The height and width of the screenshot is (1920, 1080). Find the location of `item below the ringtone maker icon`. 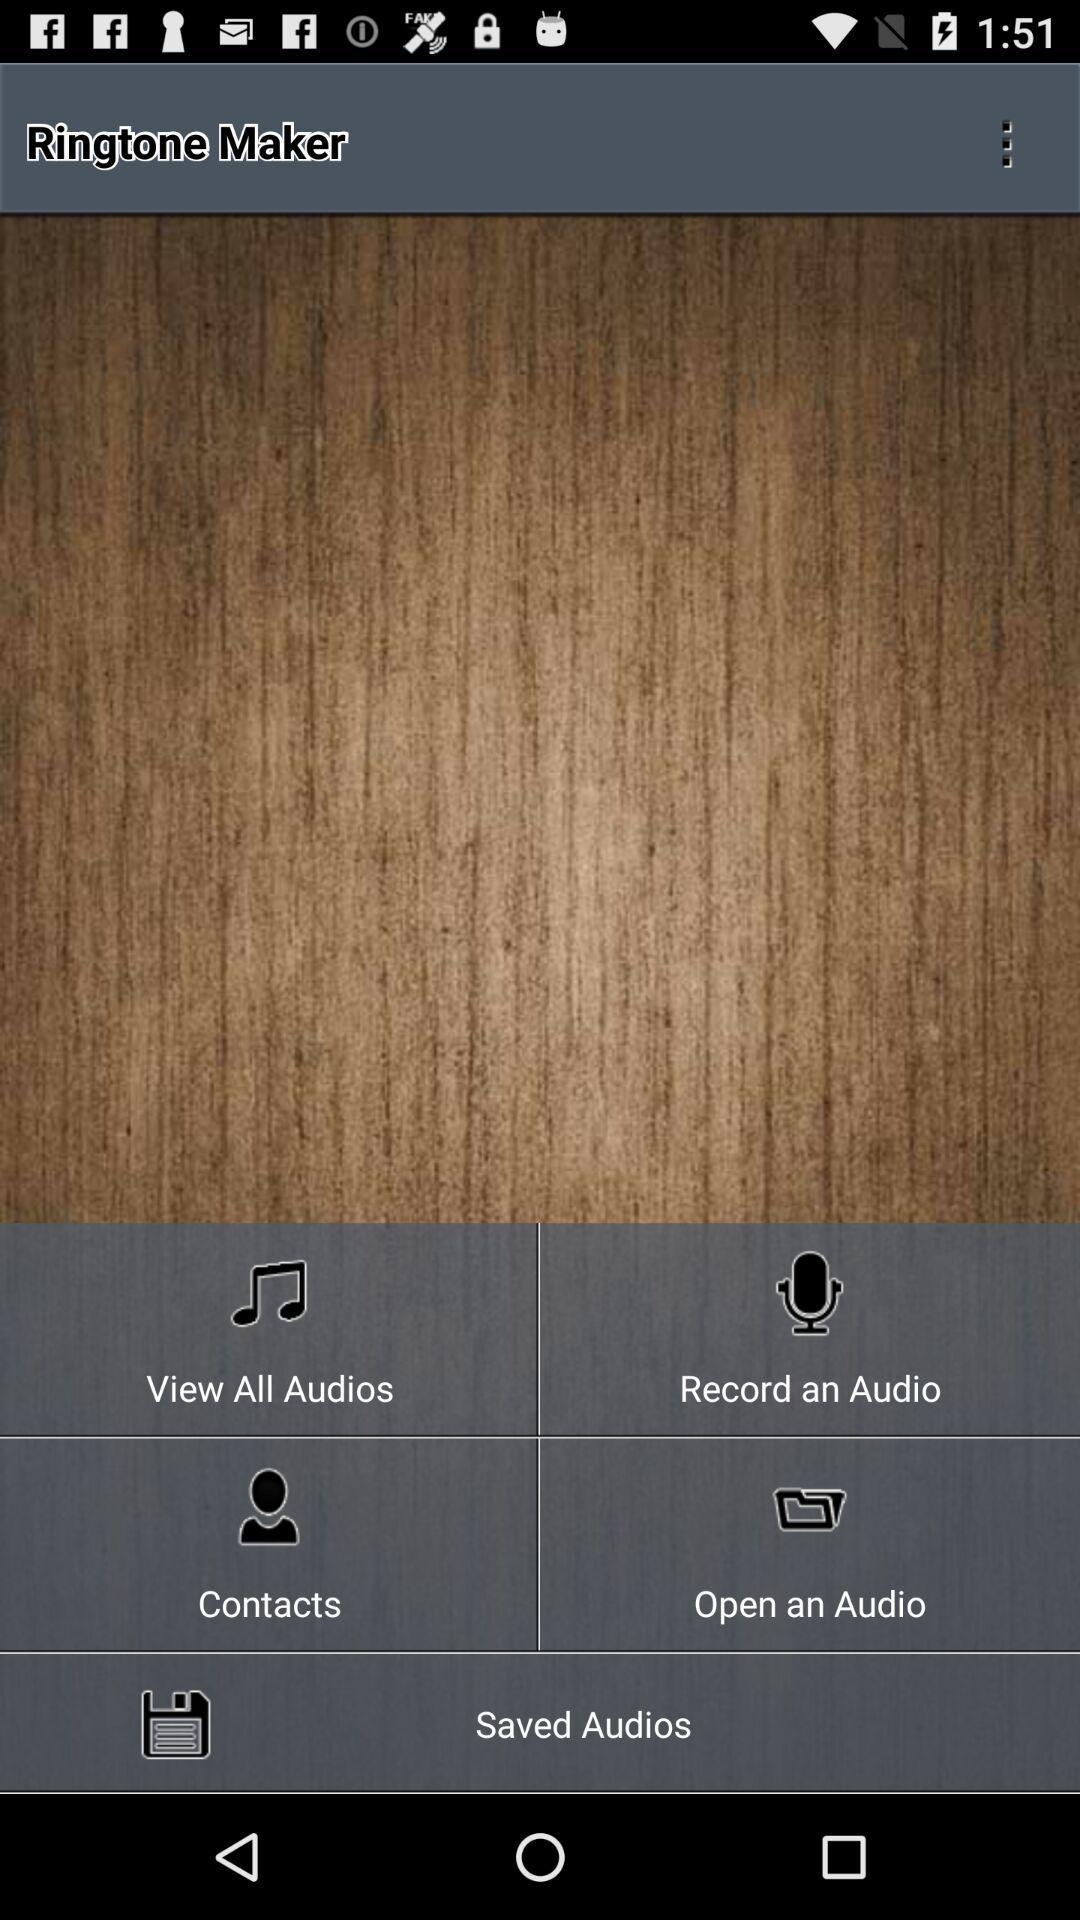

item below the ringtone maker icon is located at coordinates (270, 1330).